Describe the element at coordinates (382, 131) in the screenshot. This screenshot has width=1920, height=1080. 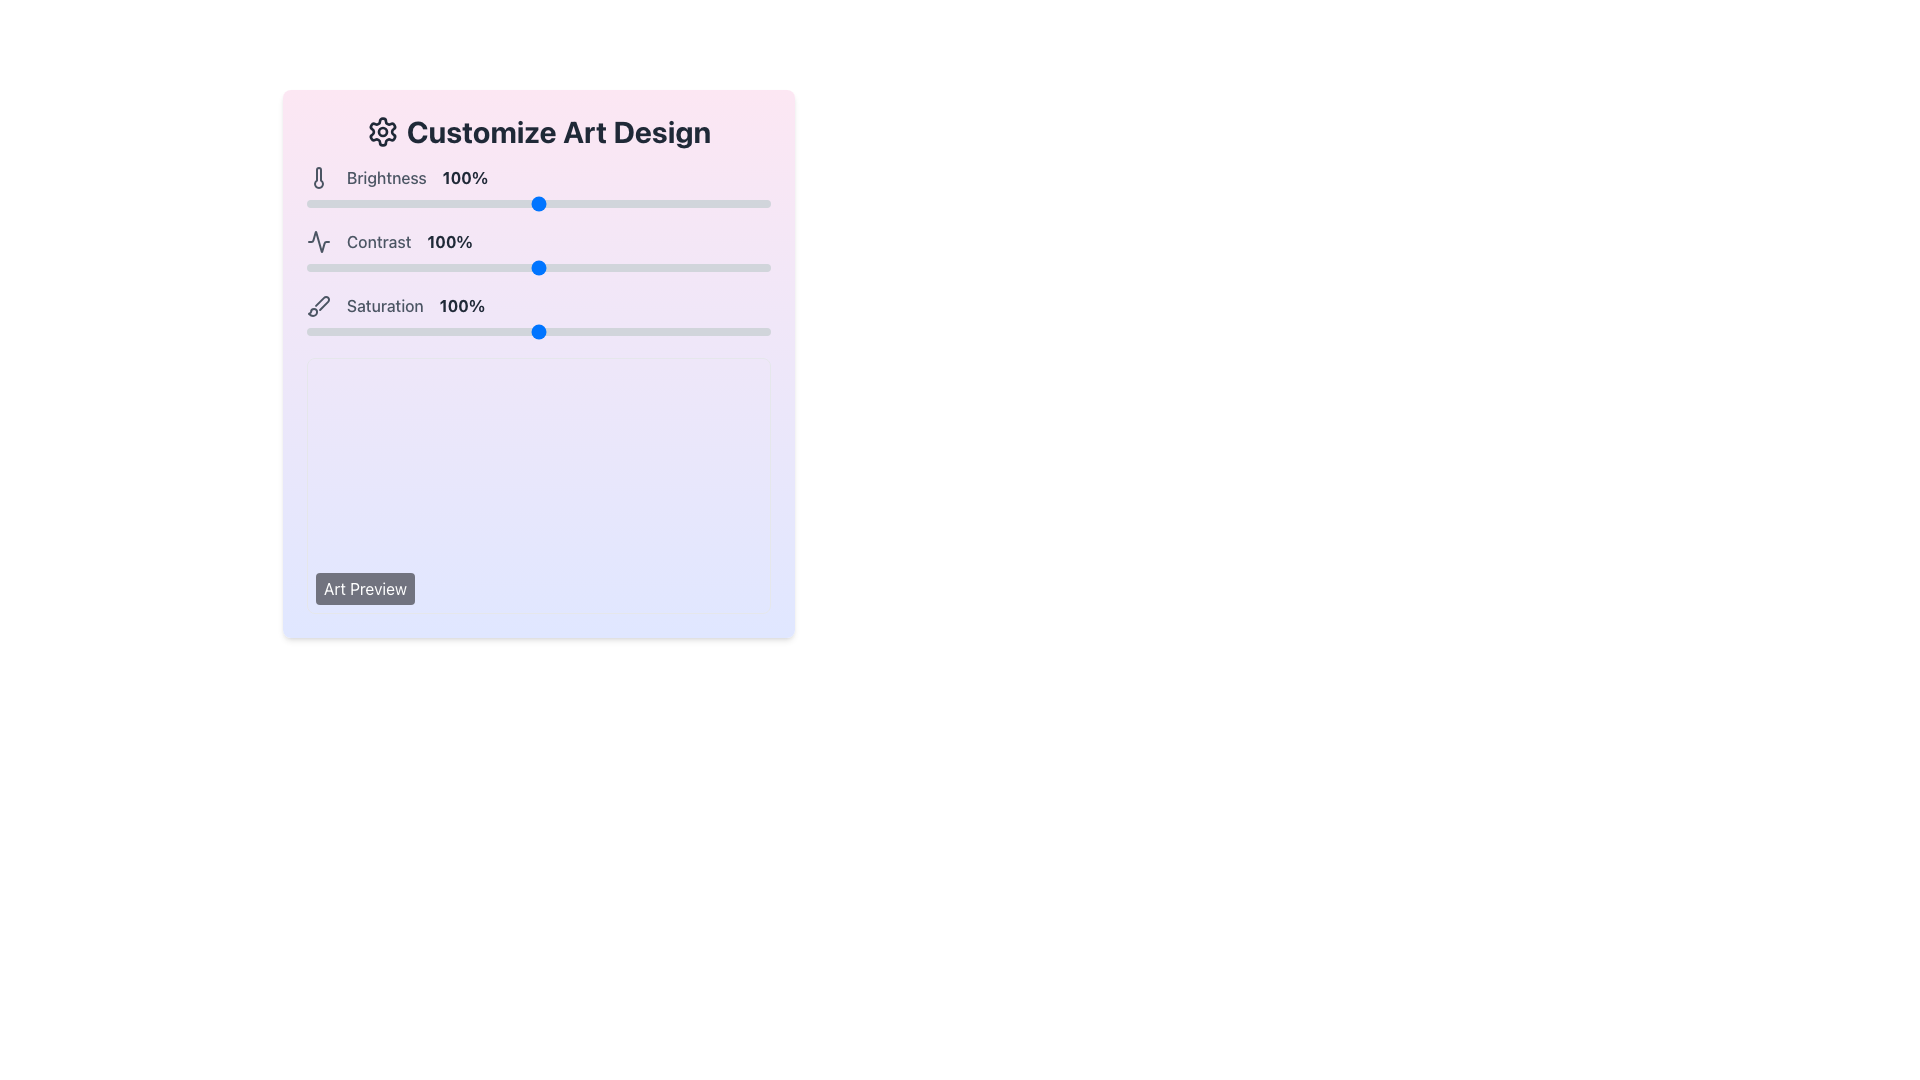
I see `the settings icon styled as a cogwheel located to the left of the 'Customize Art Design' text` at that location.